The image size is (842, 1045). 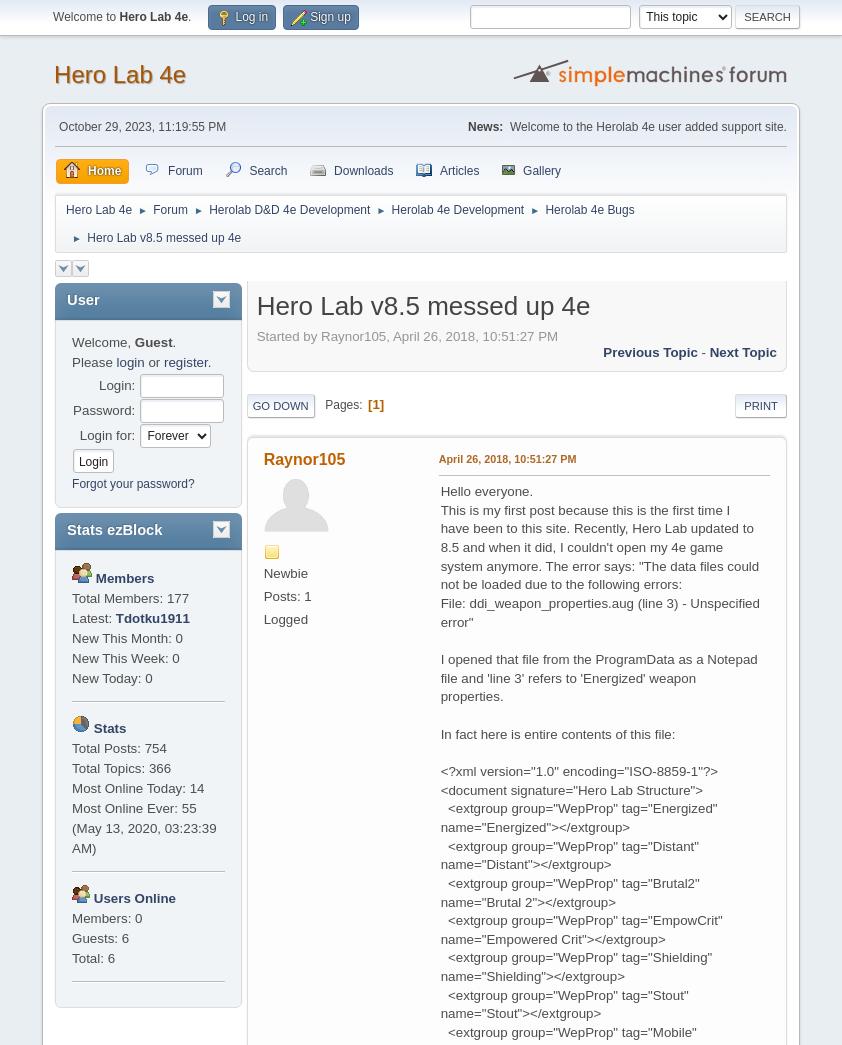 What do you see at coordinates (123, 577) in the screenshot?
I see `'Members'` at bounding box center [123, 577].